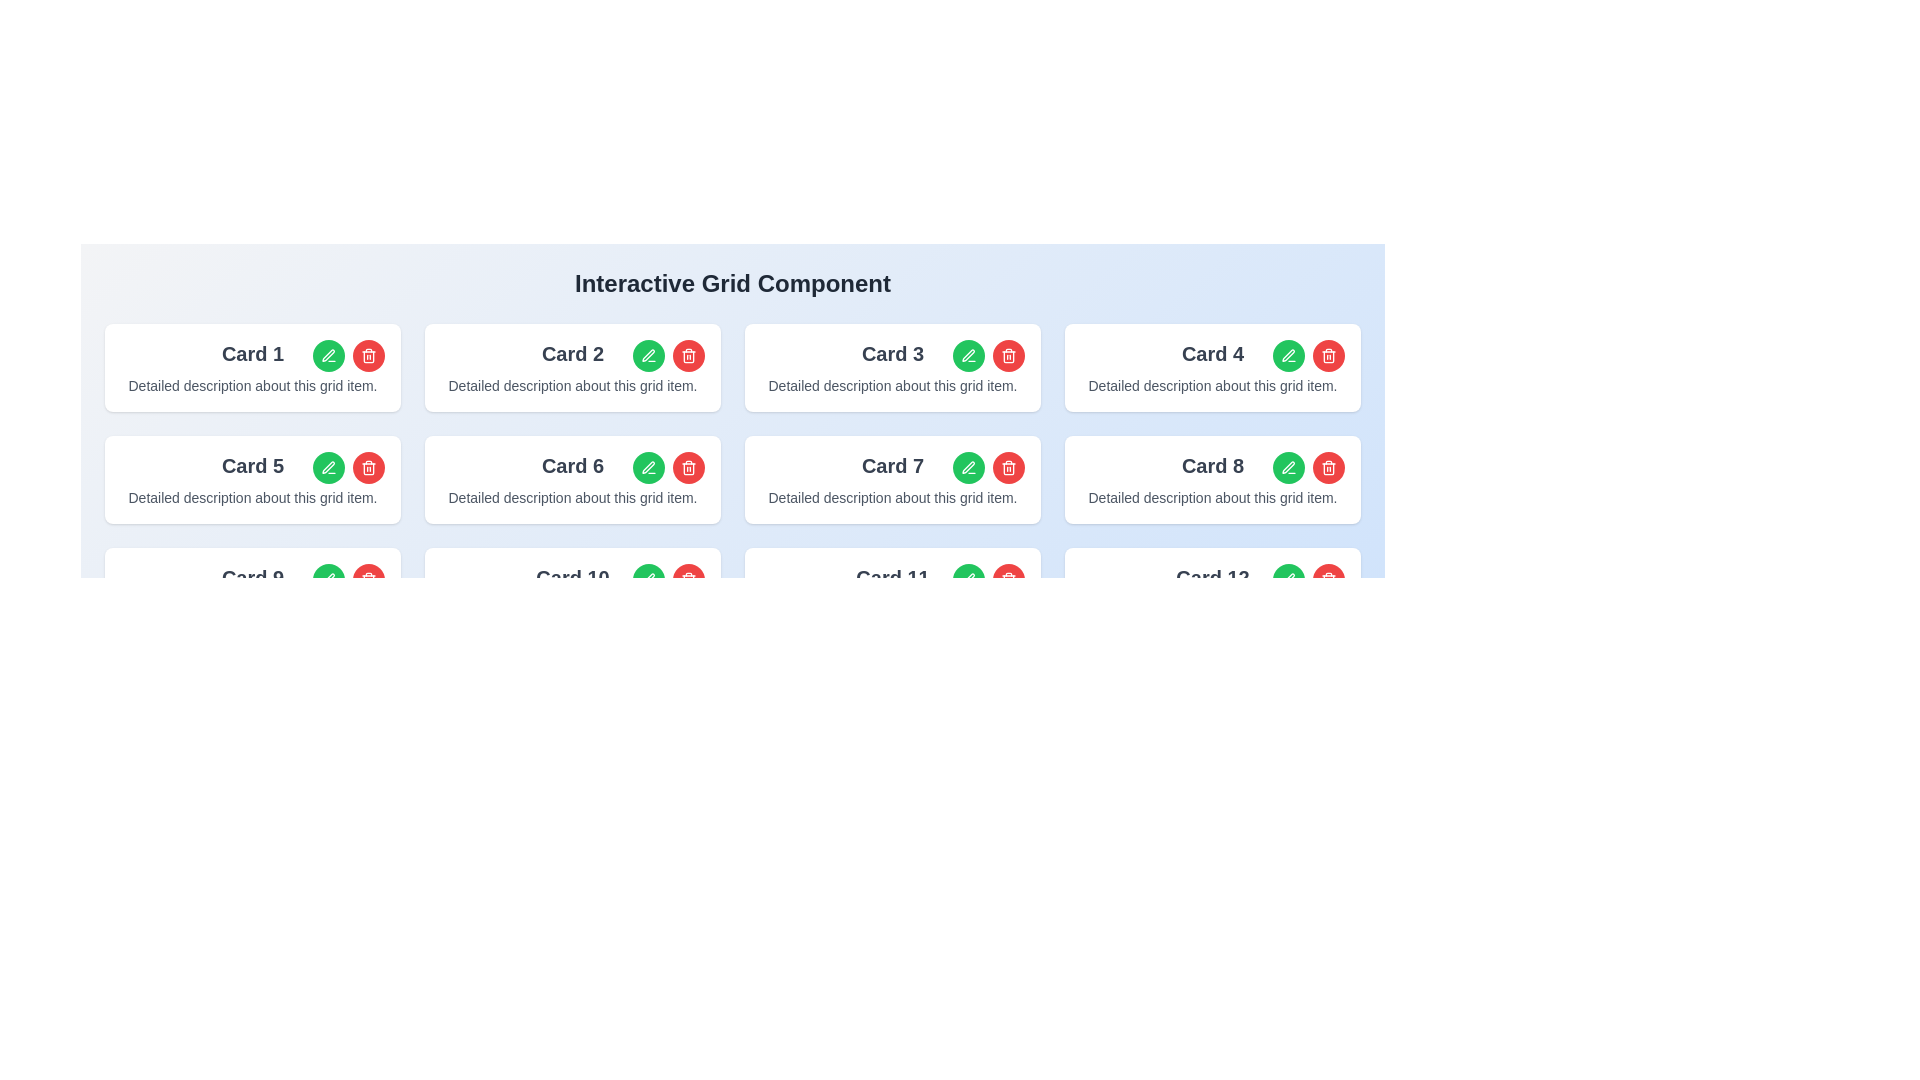 The width and height of the screenshot is (1920, 1080). I want to click on the delete button in the top-right corner of 'Card 5', so click(369, 467).